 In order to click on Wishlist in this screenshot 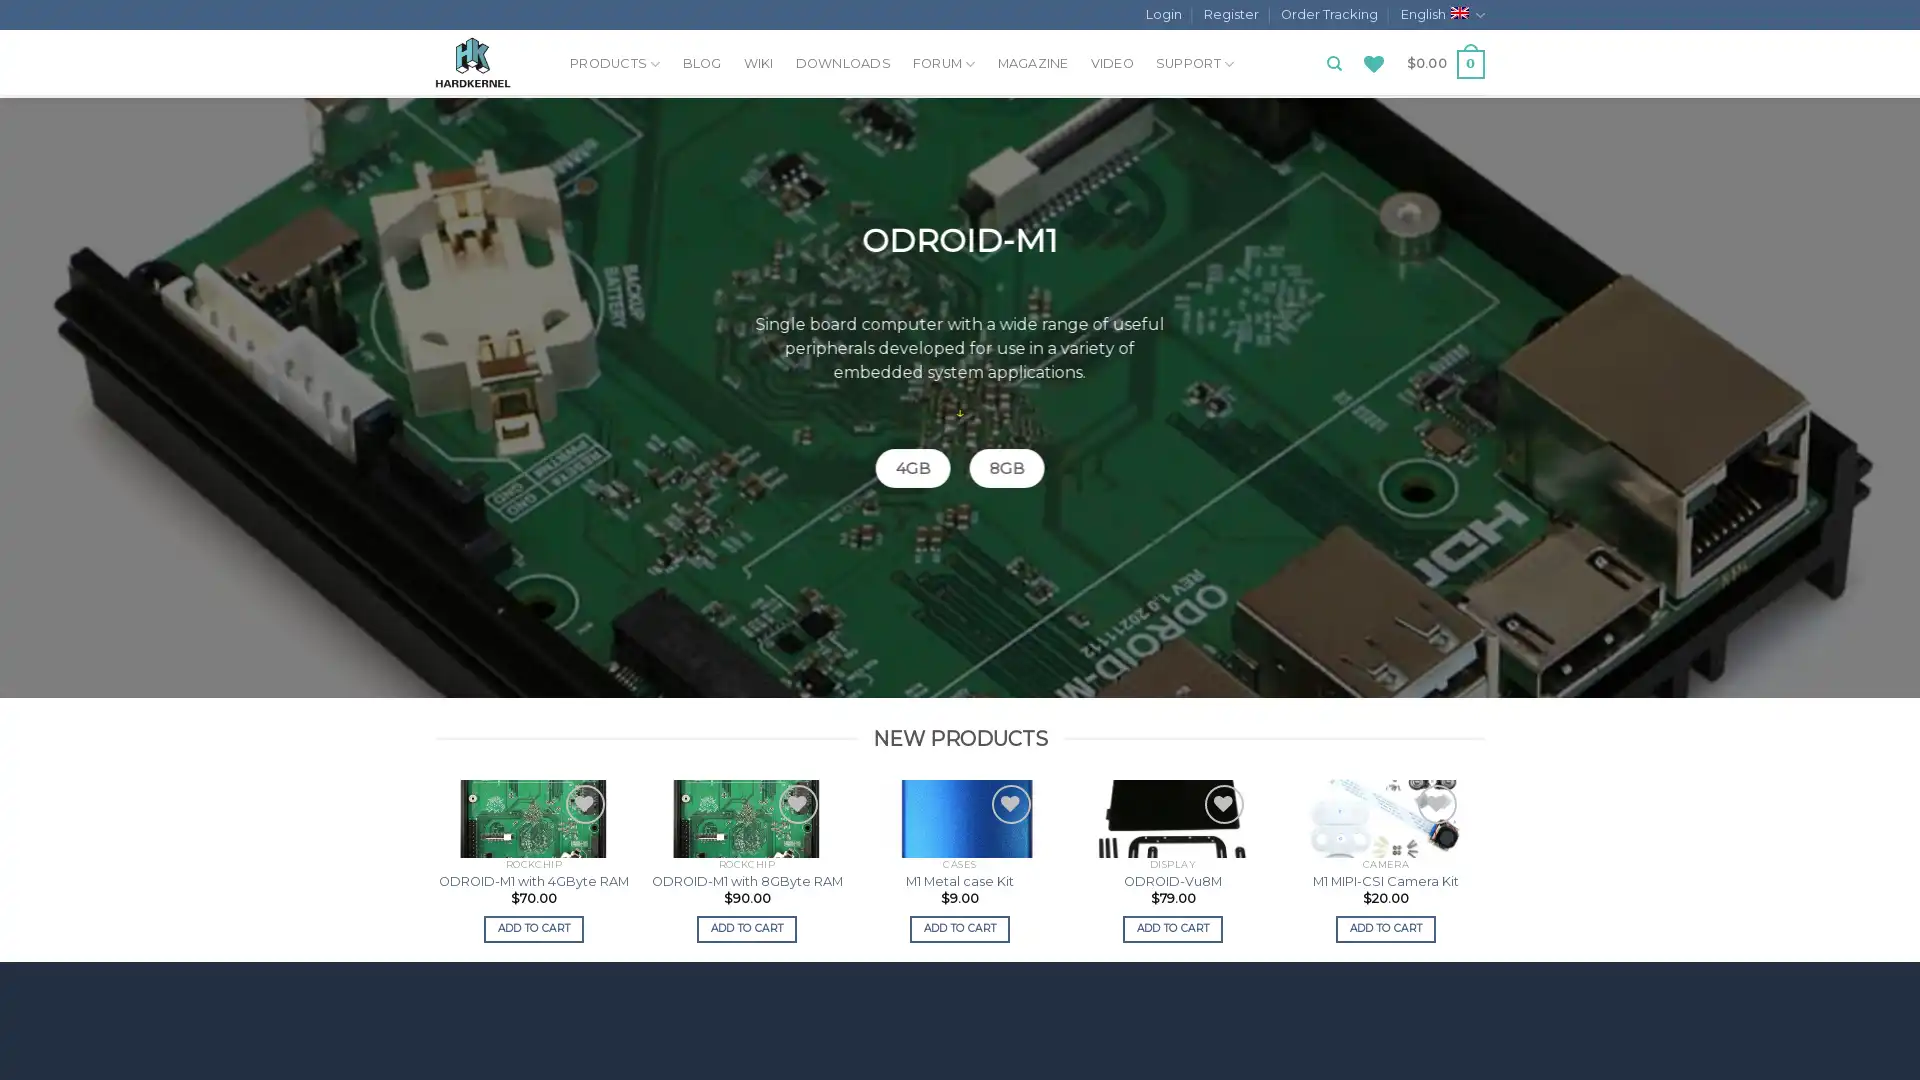, I will do `click(1222, 803)`.